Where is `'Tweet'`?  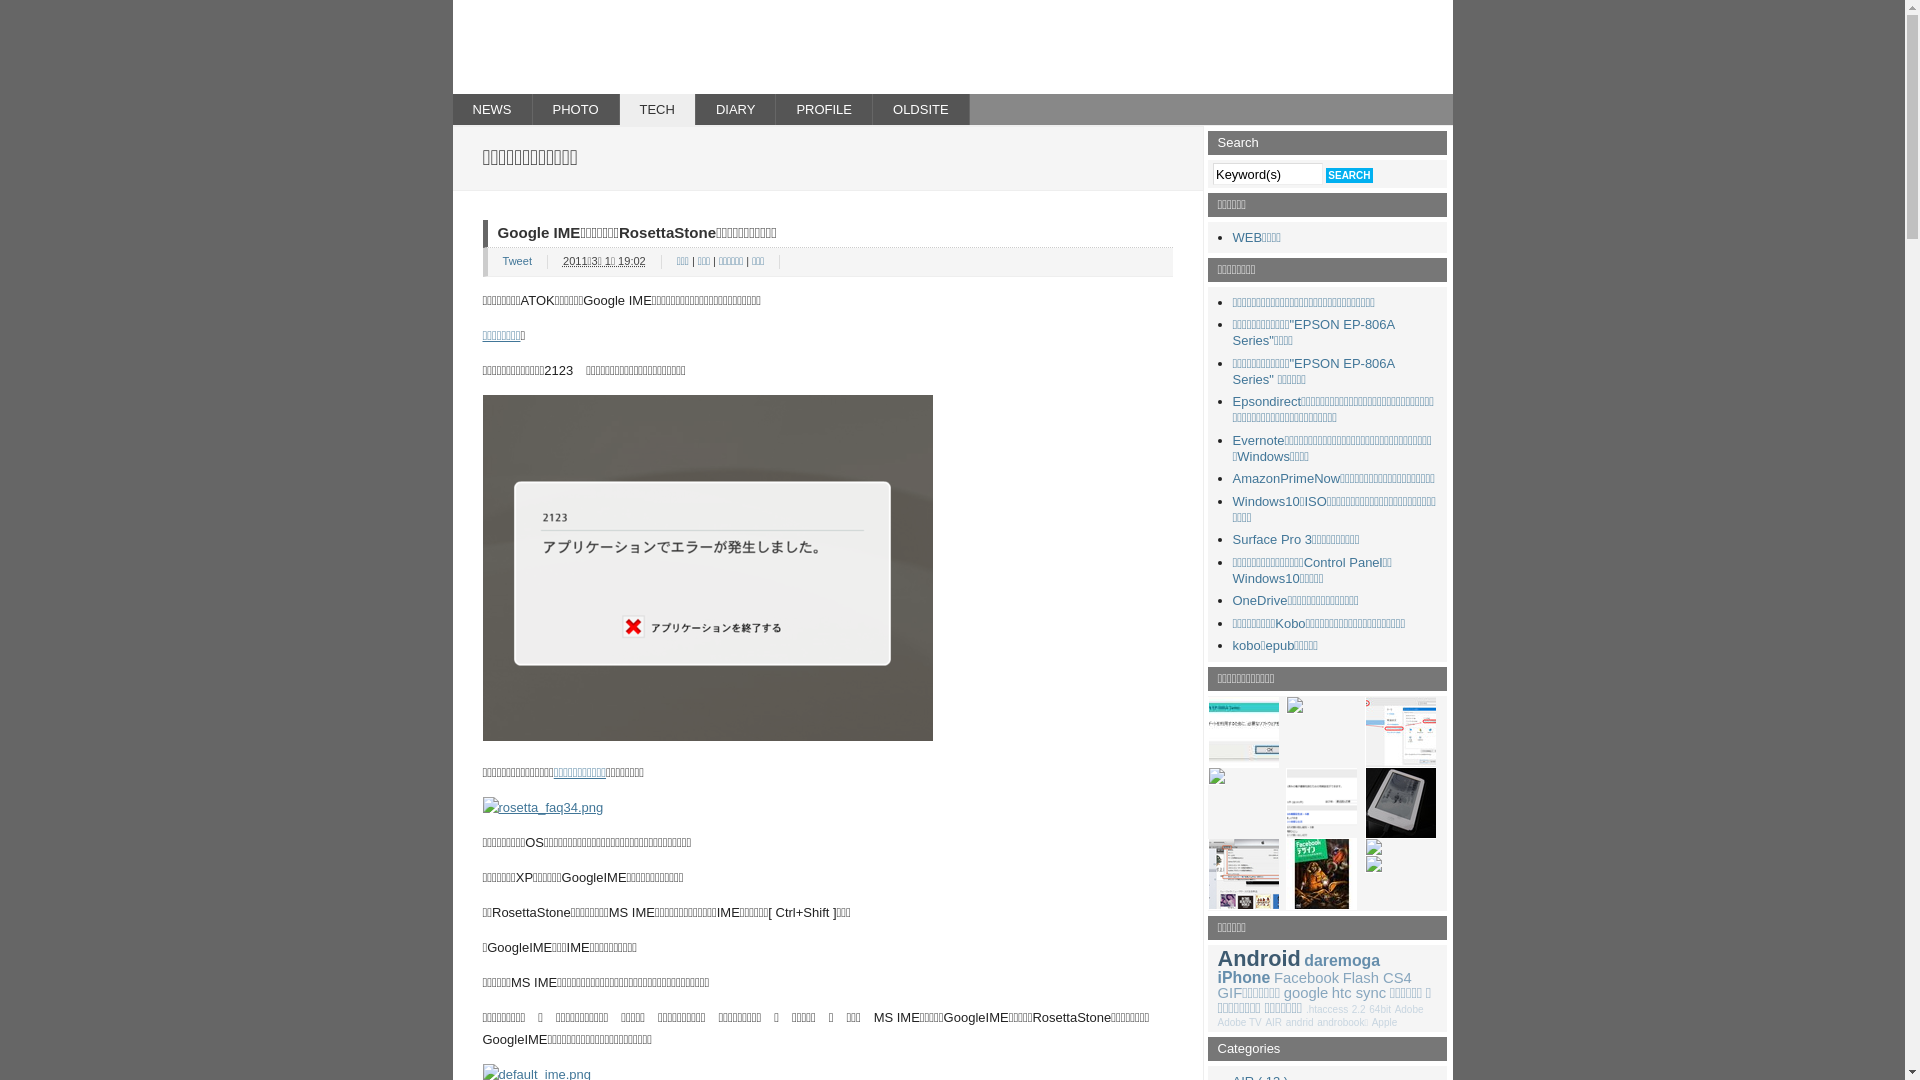
'Tweet' is located at coordinates (516, 260).